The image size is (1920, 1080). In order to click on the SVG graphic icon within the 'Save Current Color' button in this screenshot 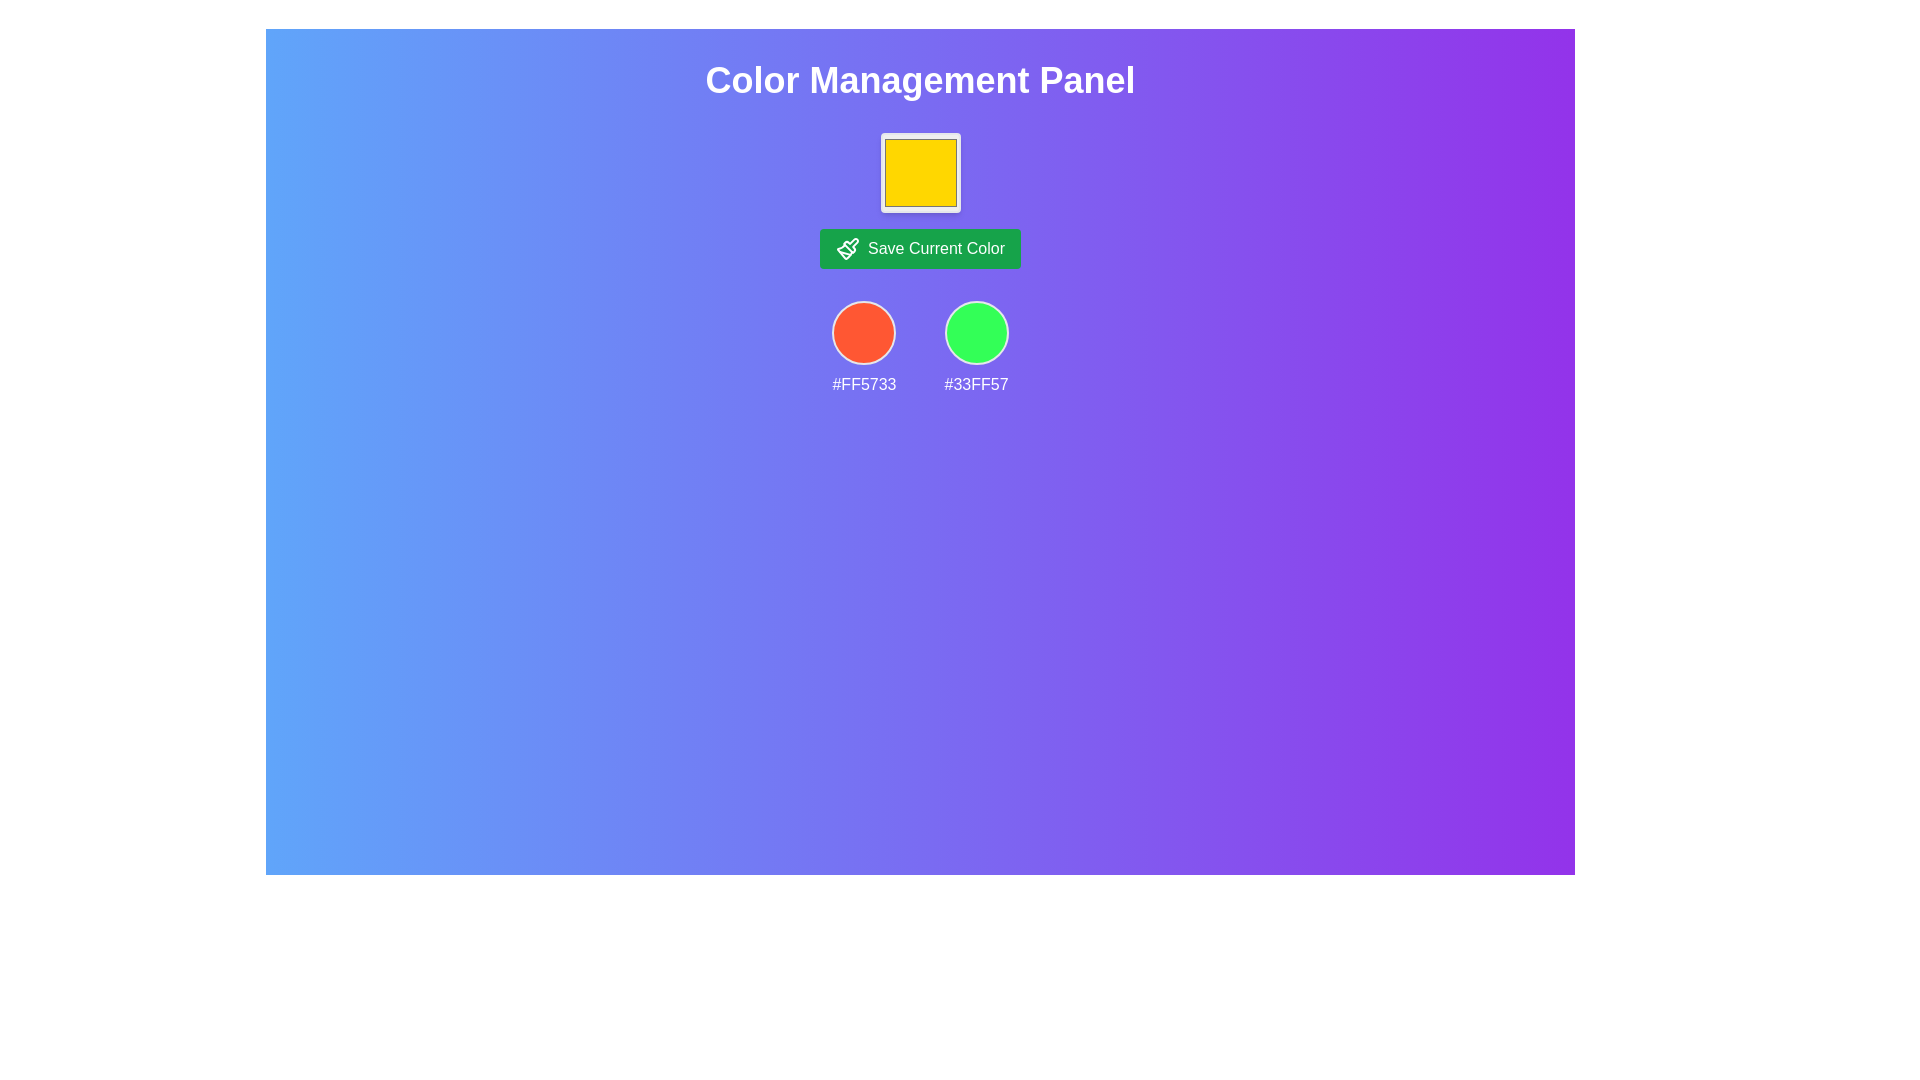, I will do `click(850, 244)`.